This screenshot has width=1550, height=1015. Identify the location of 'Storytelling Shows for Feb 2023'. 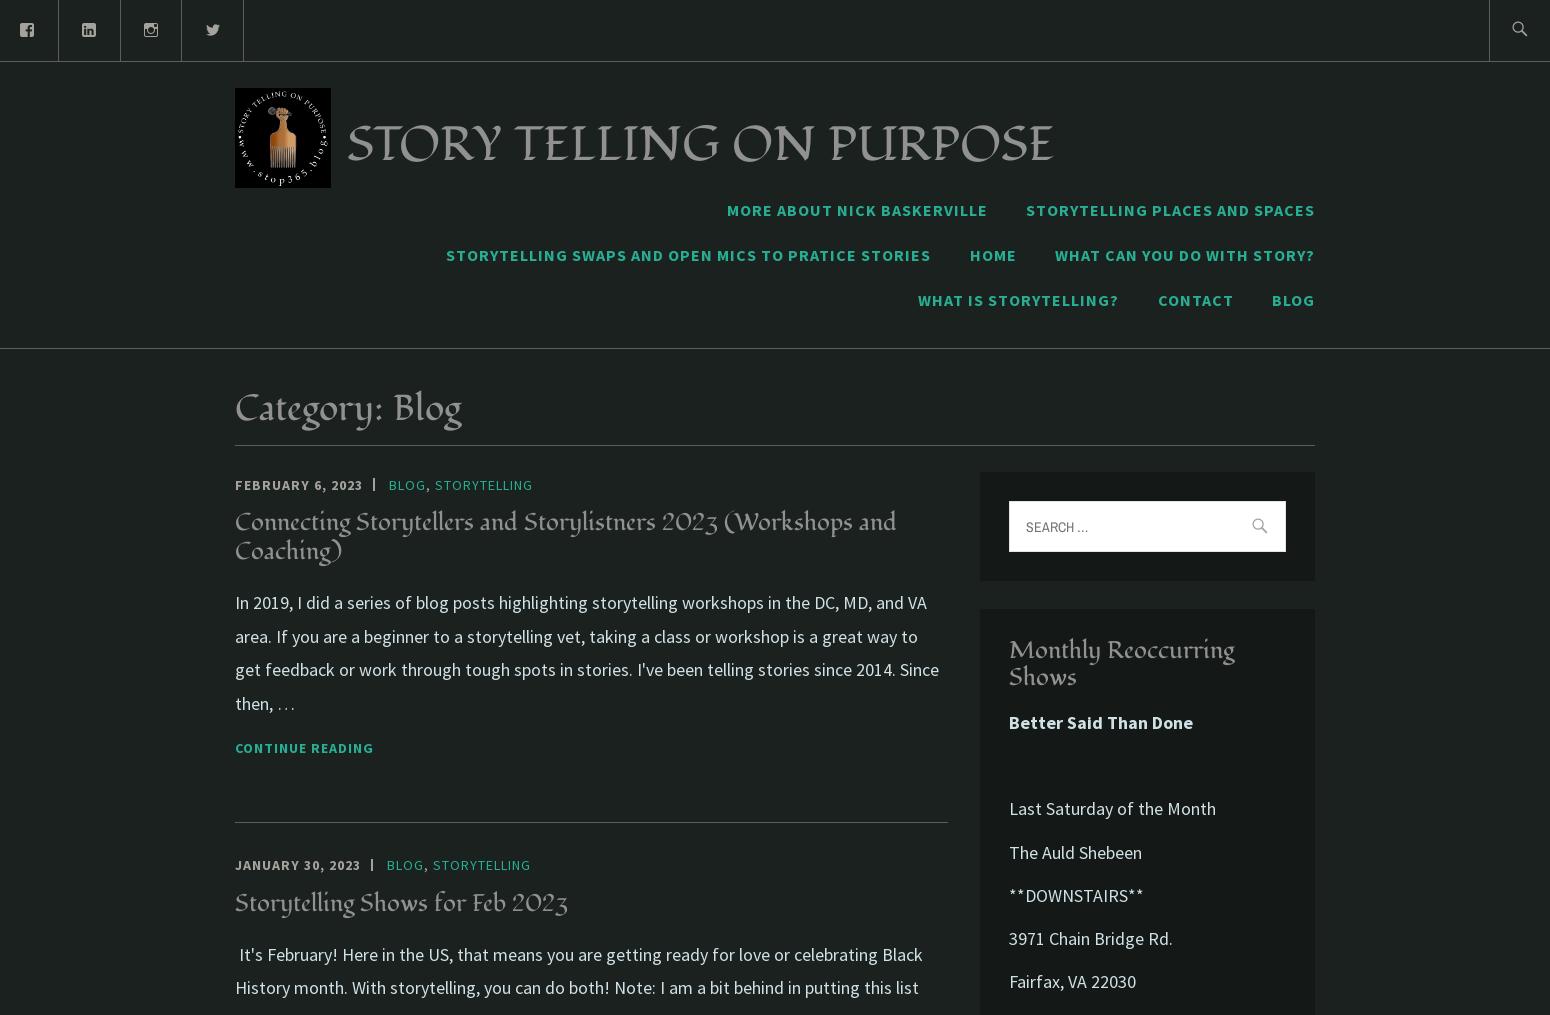
(234, 901).